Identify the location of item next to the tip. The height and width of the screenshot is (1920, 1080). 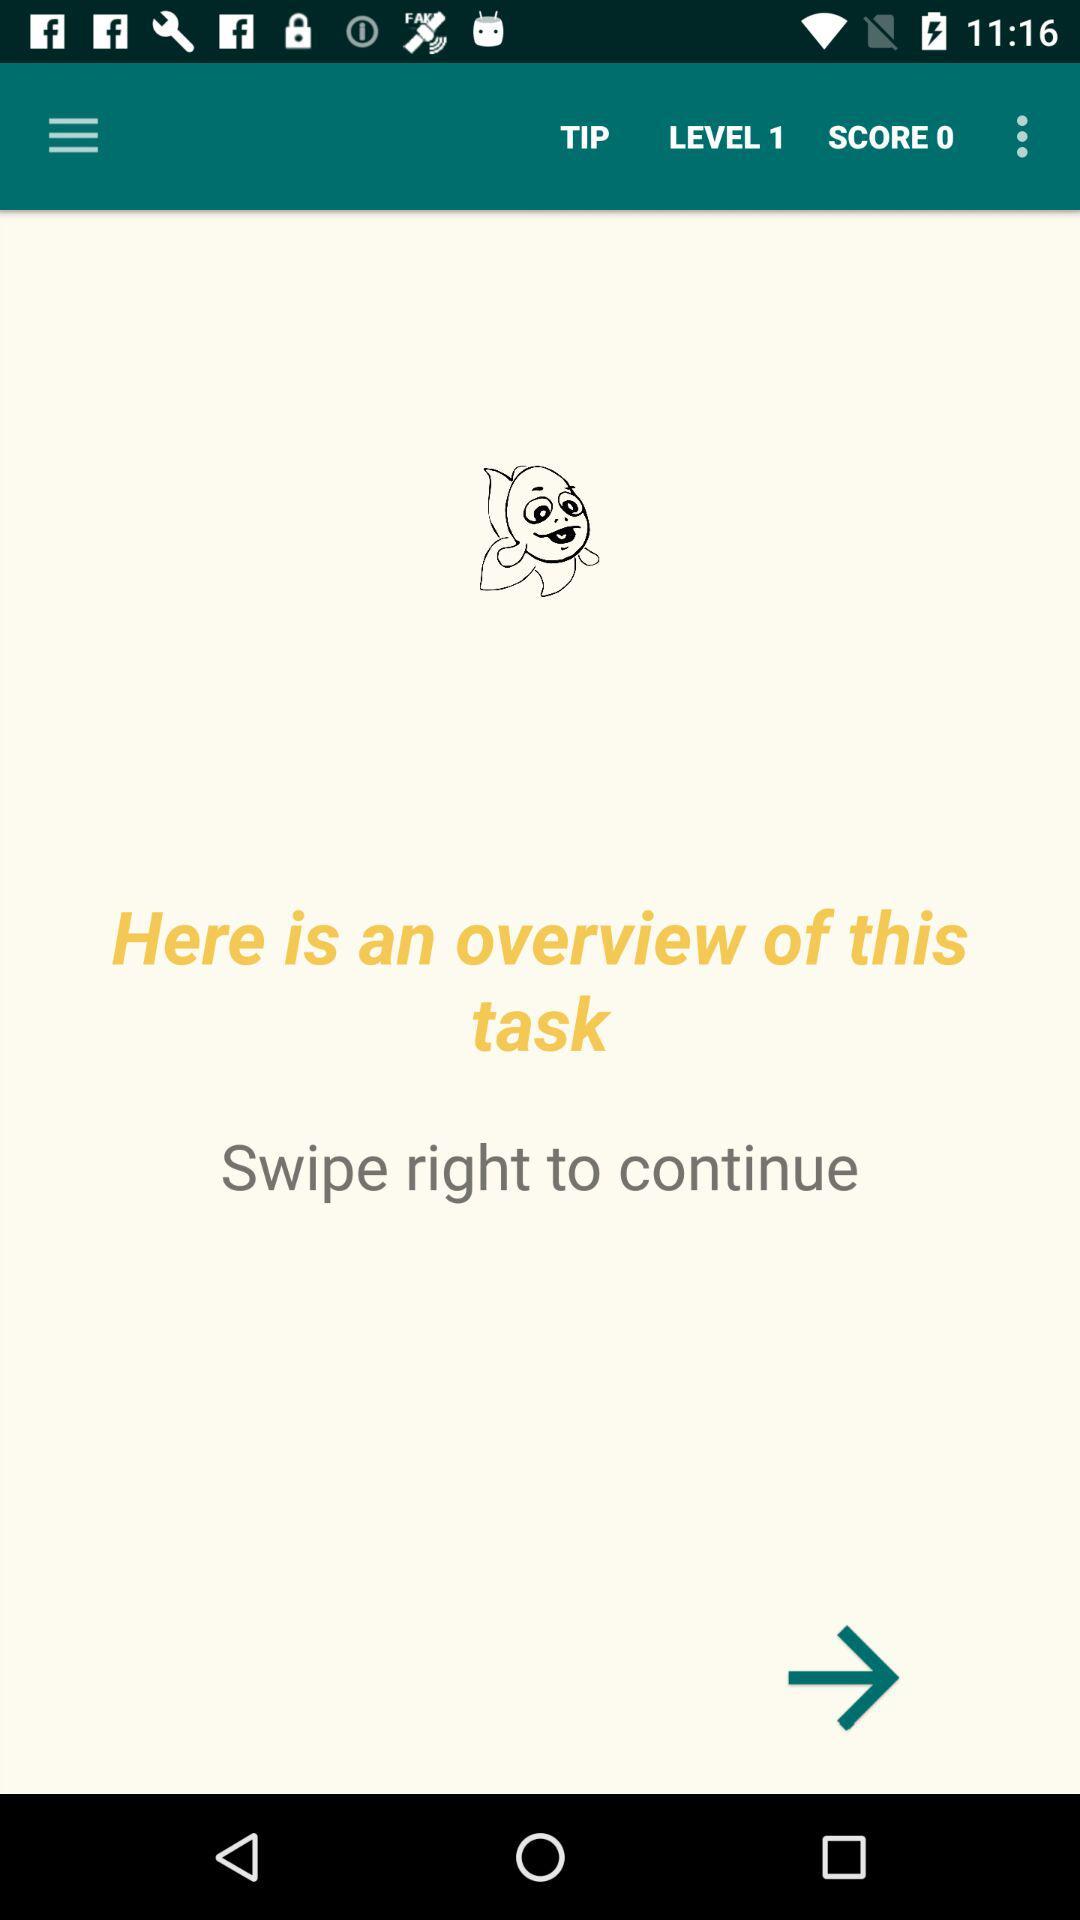
(72, 135).